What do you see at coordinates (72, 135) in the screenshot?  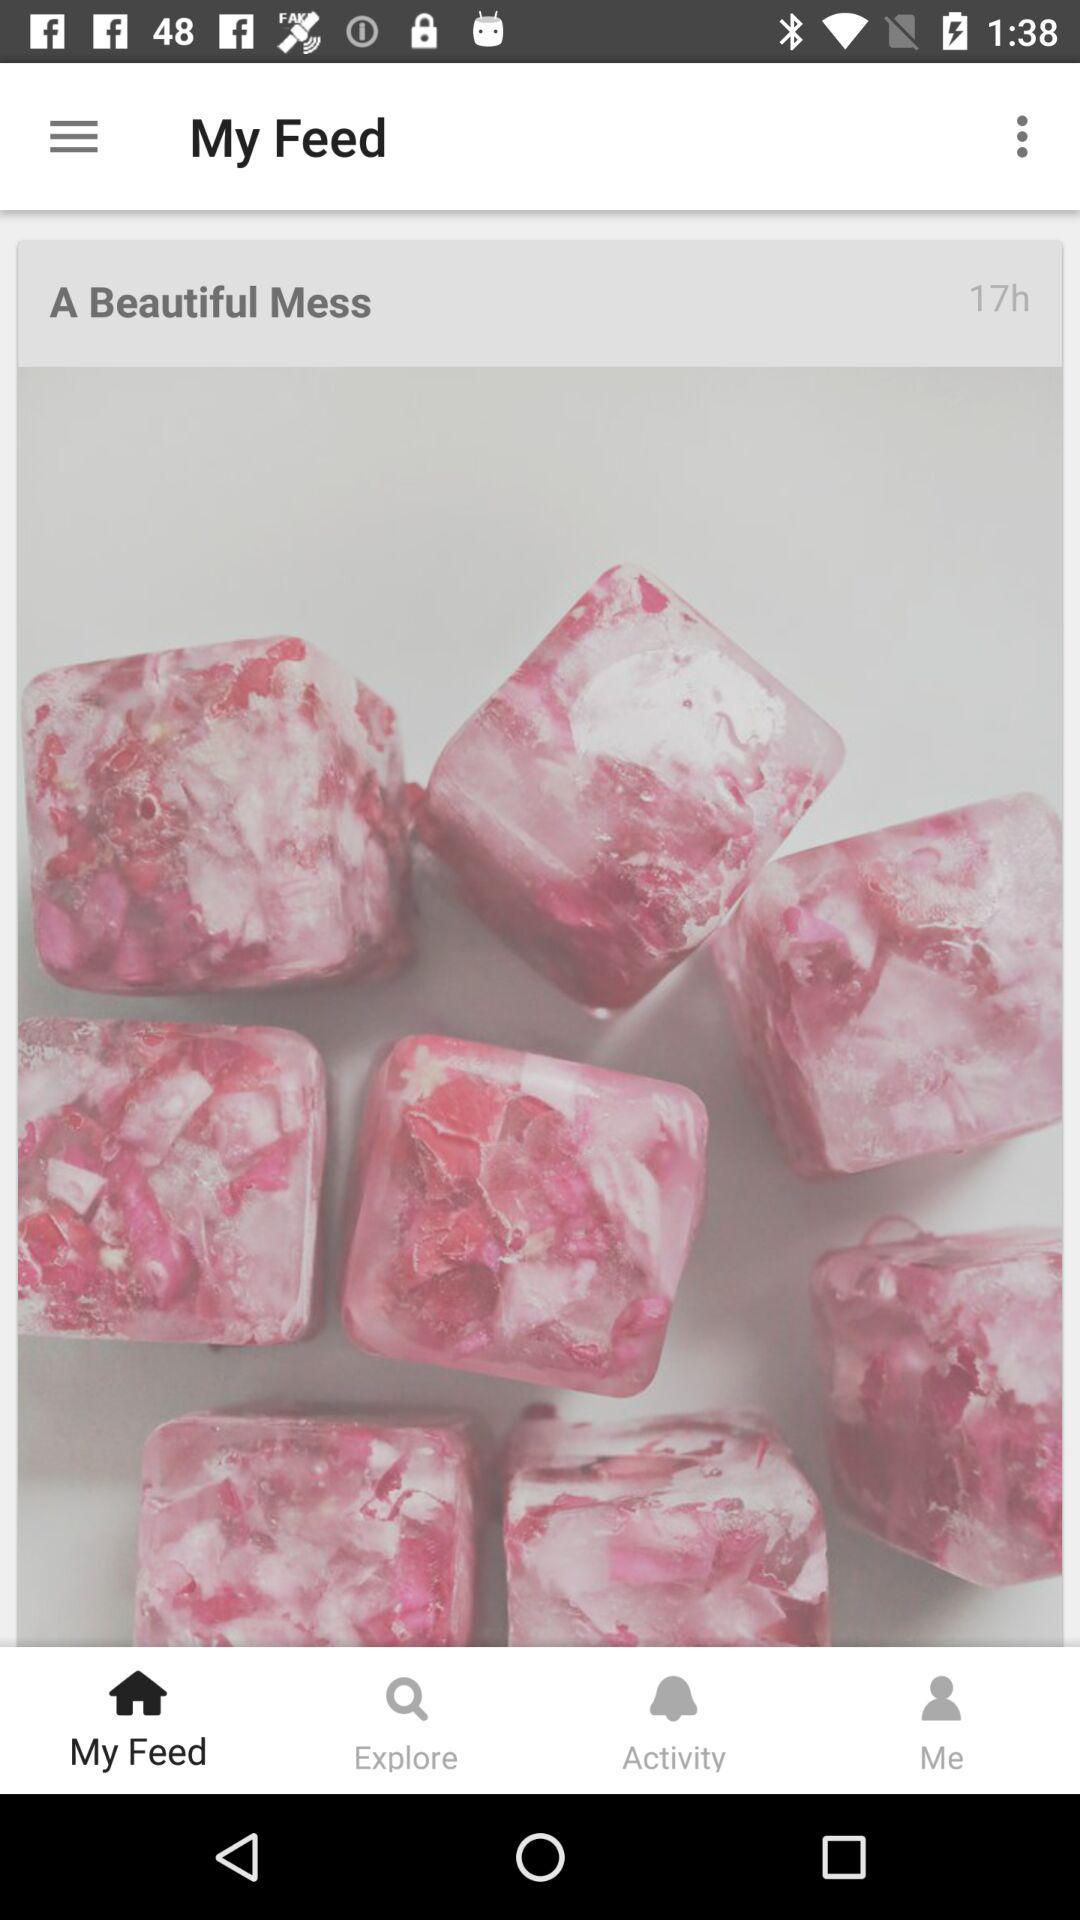 I see `item next to my feed` at bounding box center [72, 135].